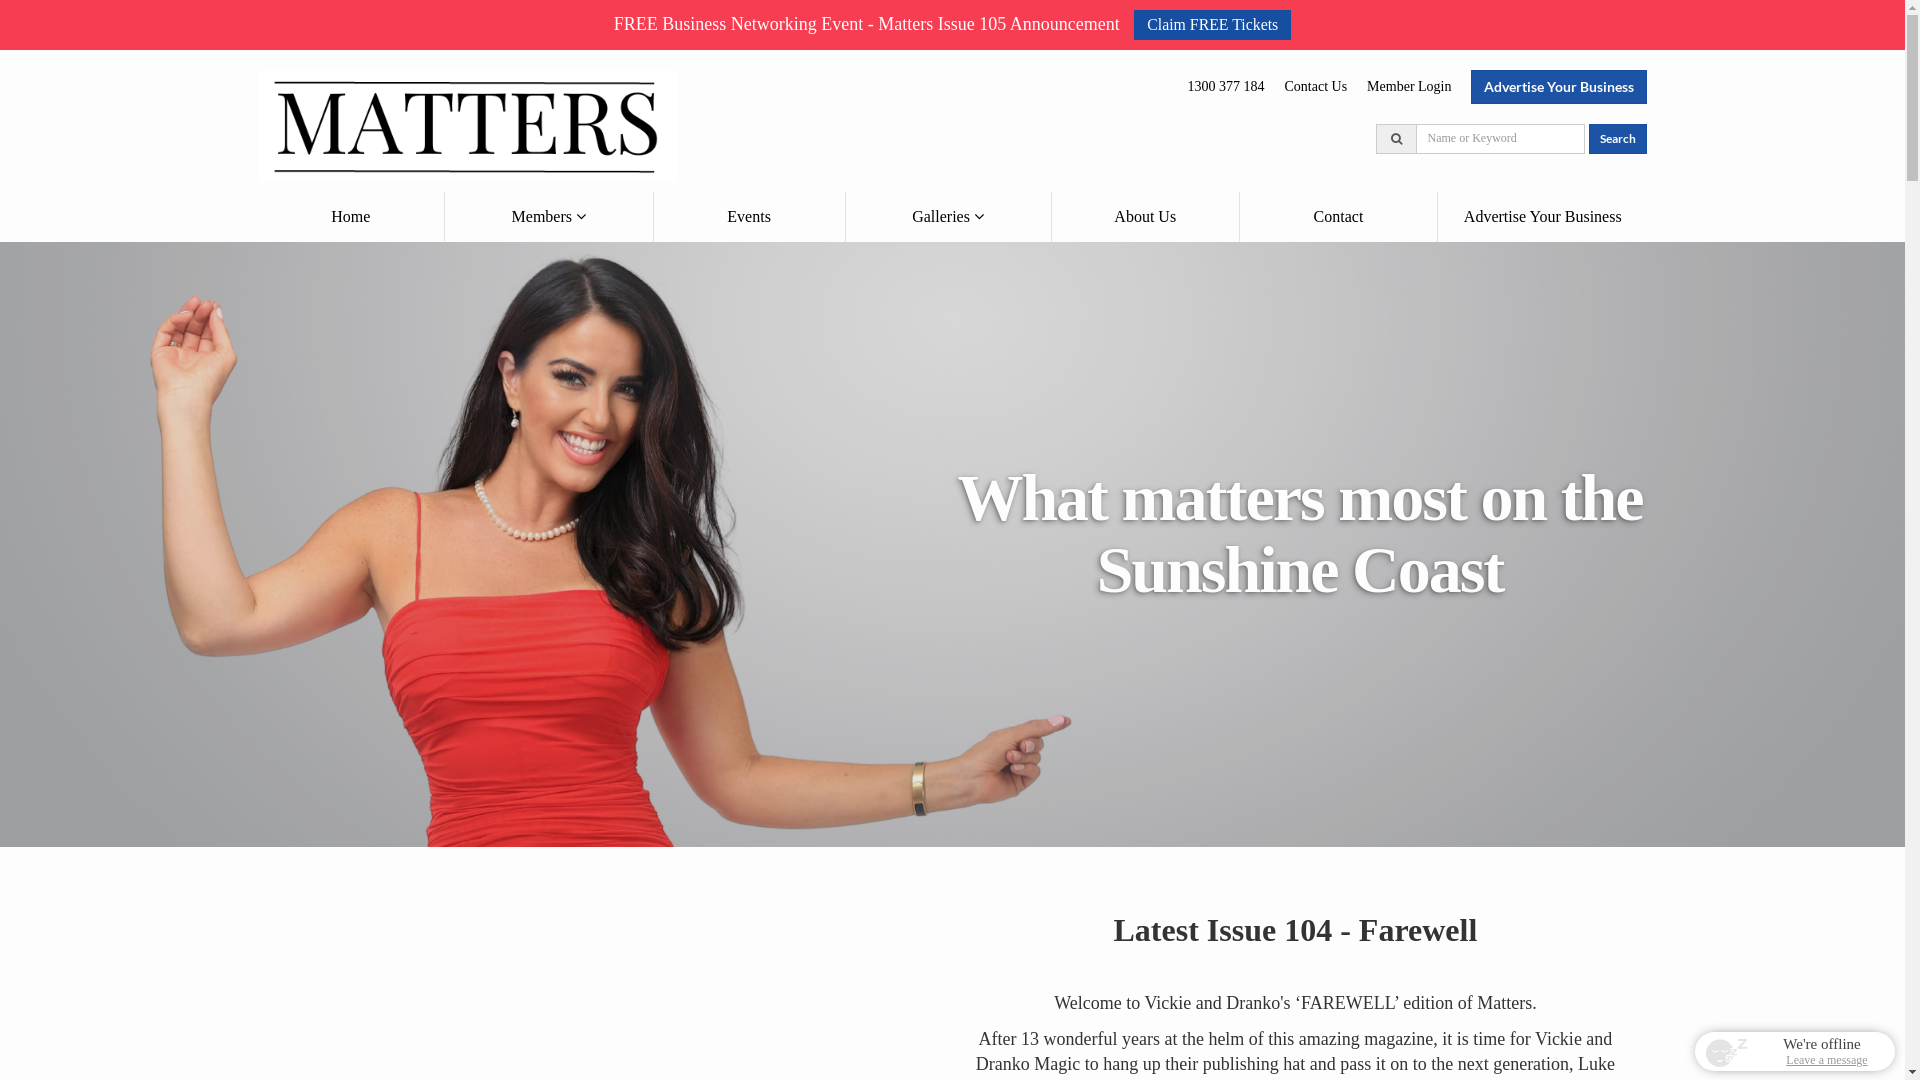 Image resolution: width=1920 pixels, height=1080 pixels. Describe the element at coordinates (947, 216) in the screenshot. I see `'Galleries'` at that location.